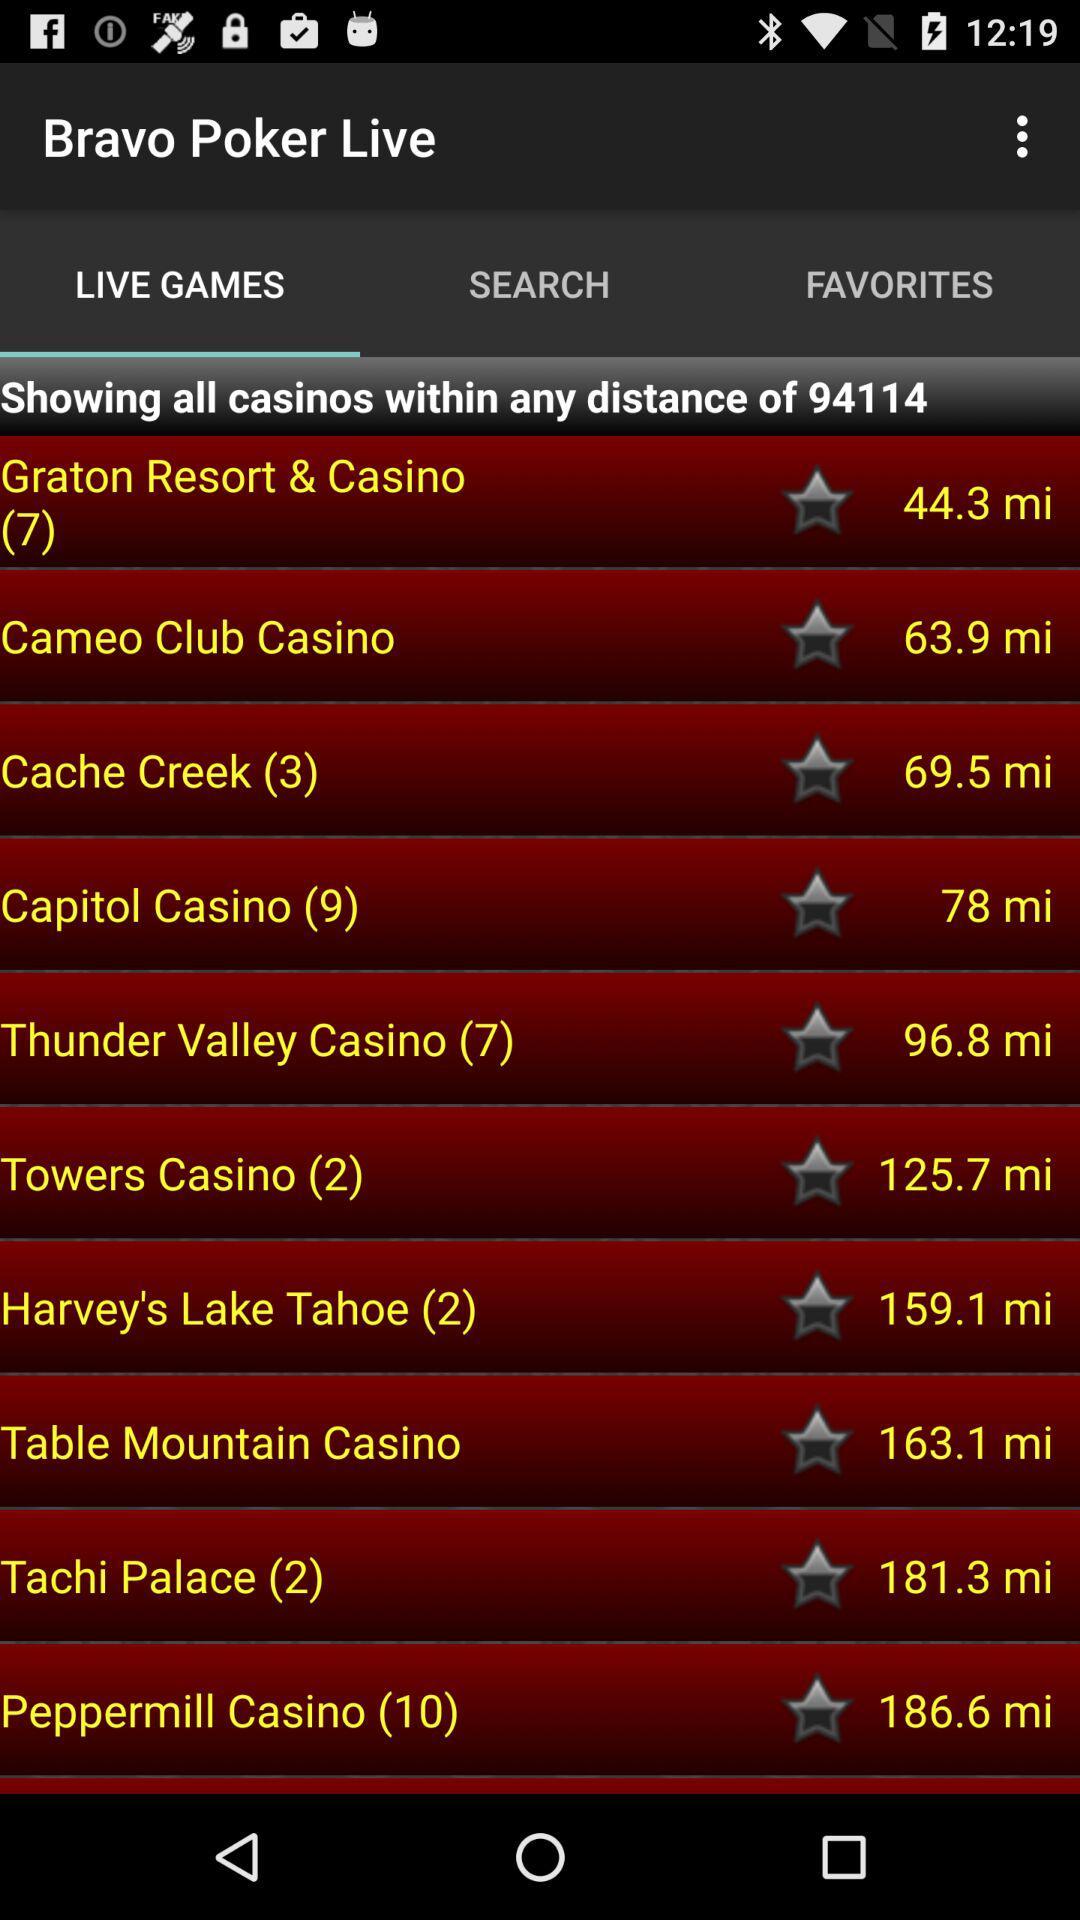  Describe the element at coordinates (817, 1574) in the screenshot. I see `set as a favorite` at that location.